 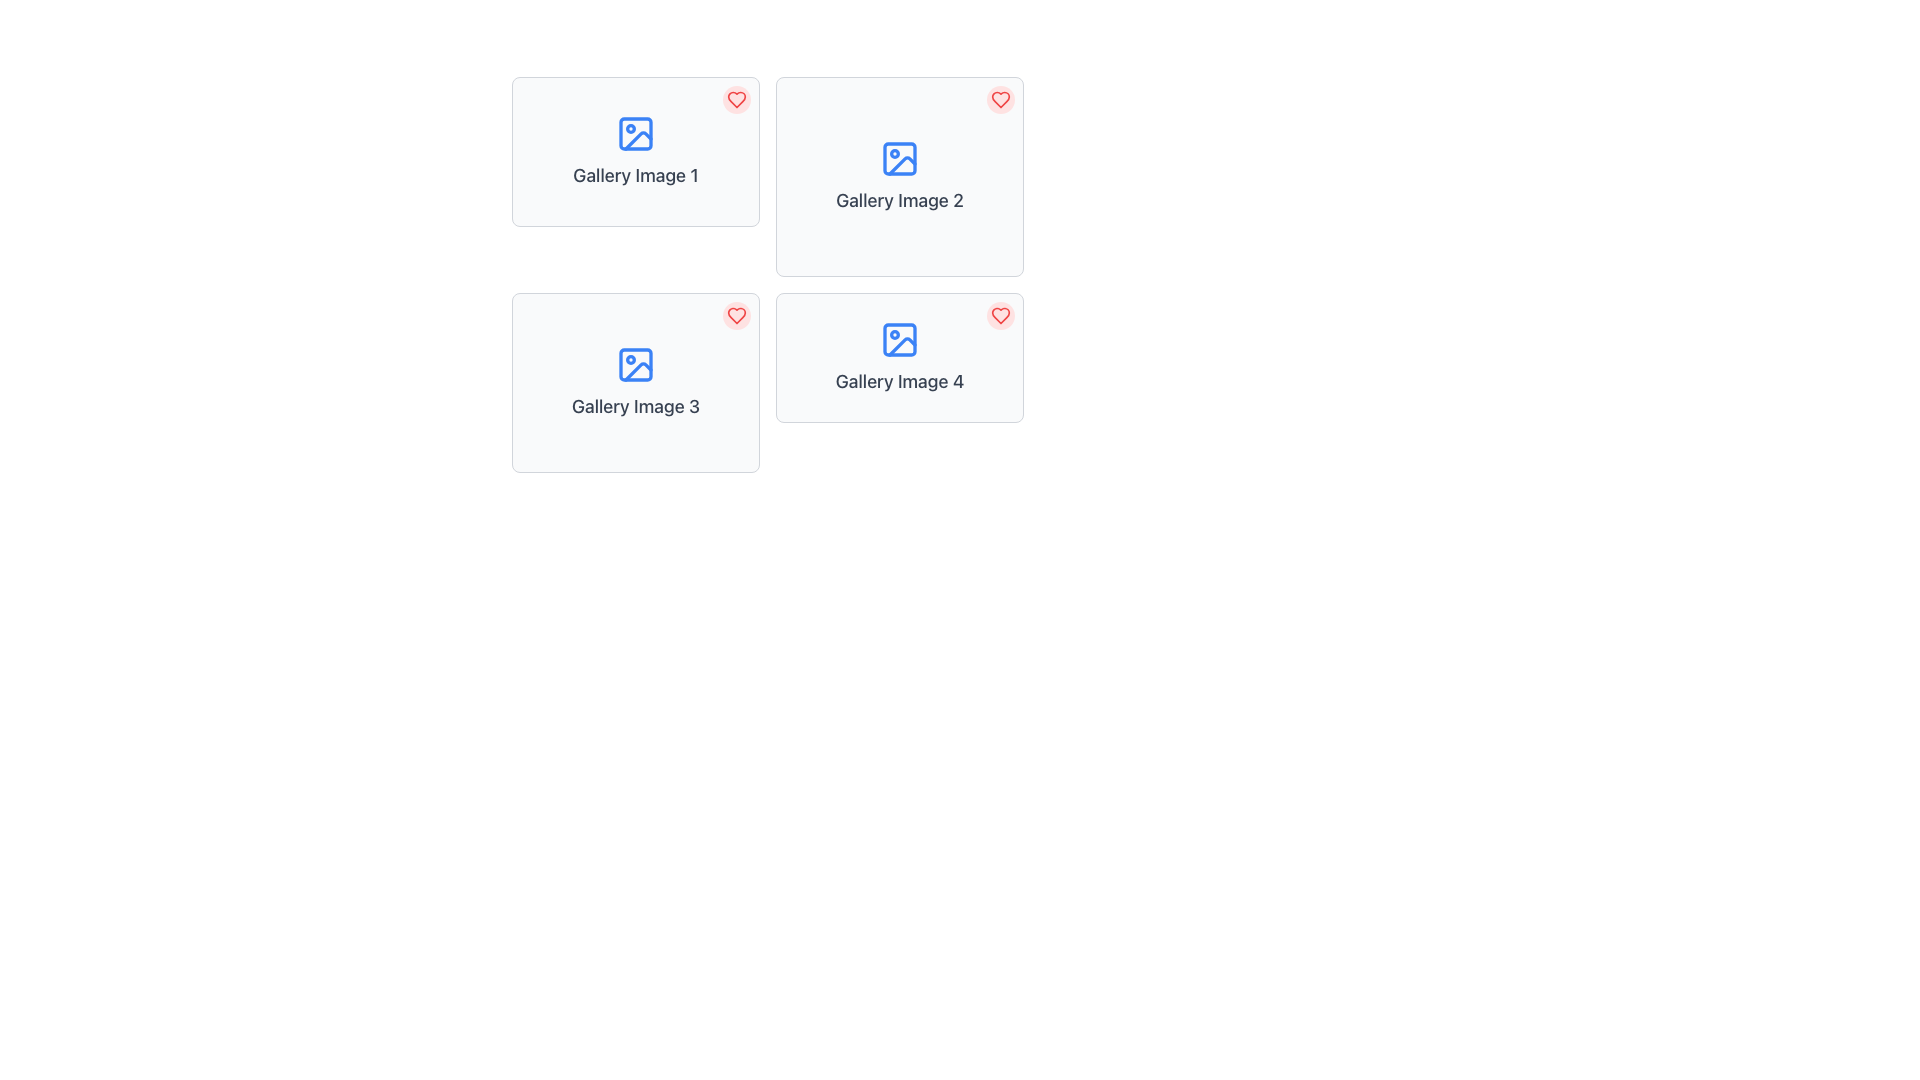 What do you see at coordinates (634, 406) in the screenshot?
I see `the static text label in the lower-middle part of the gallery card, which indicates the name of the gallery item and is the third label in a 2x2 grid` at bounding box center [634, 406].